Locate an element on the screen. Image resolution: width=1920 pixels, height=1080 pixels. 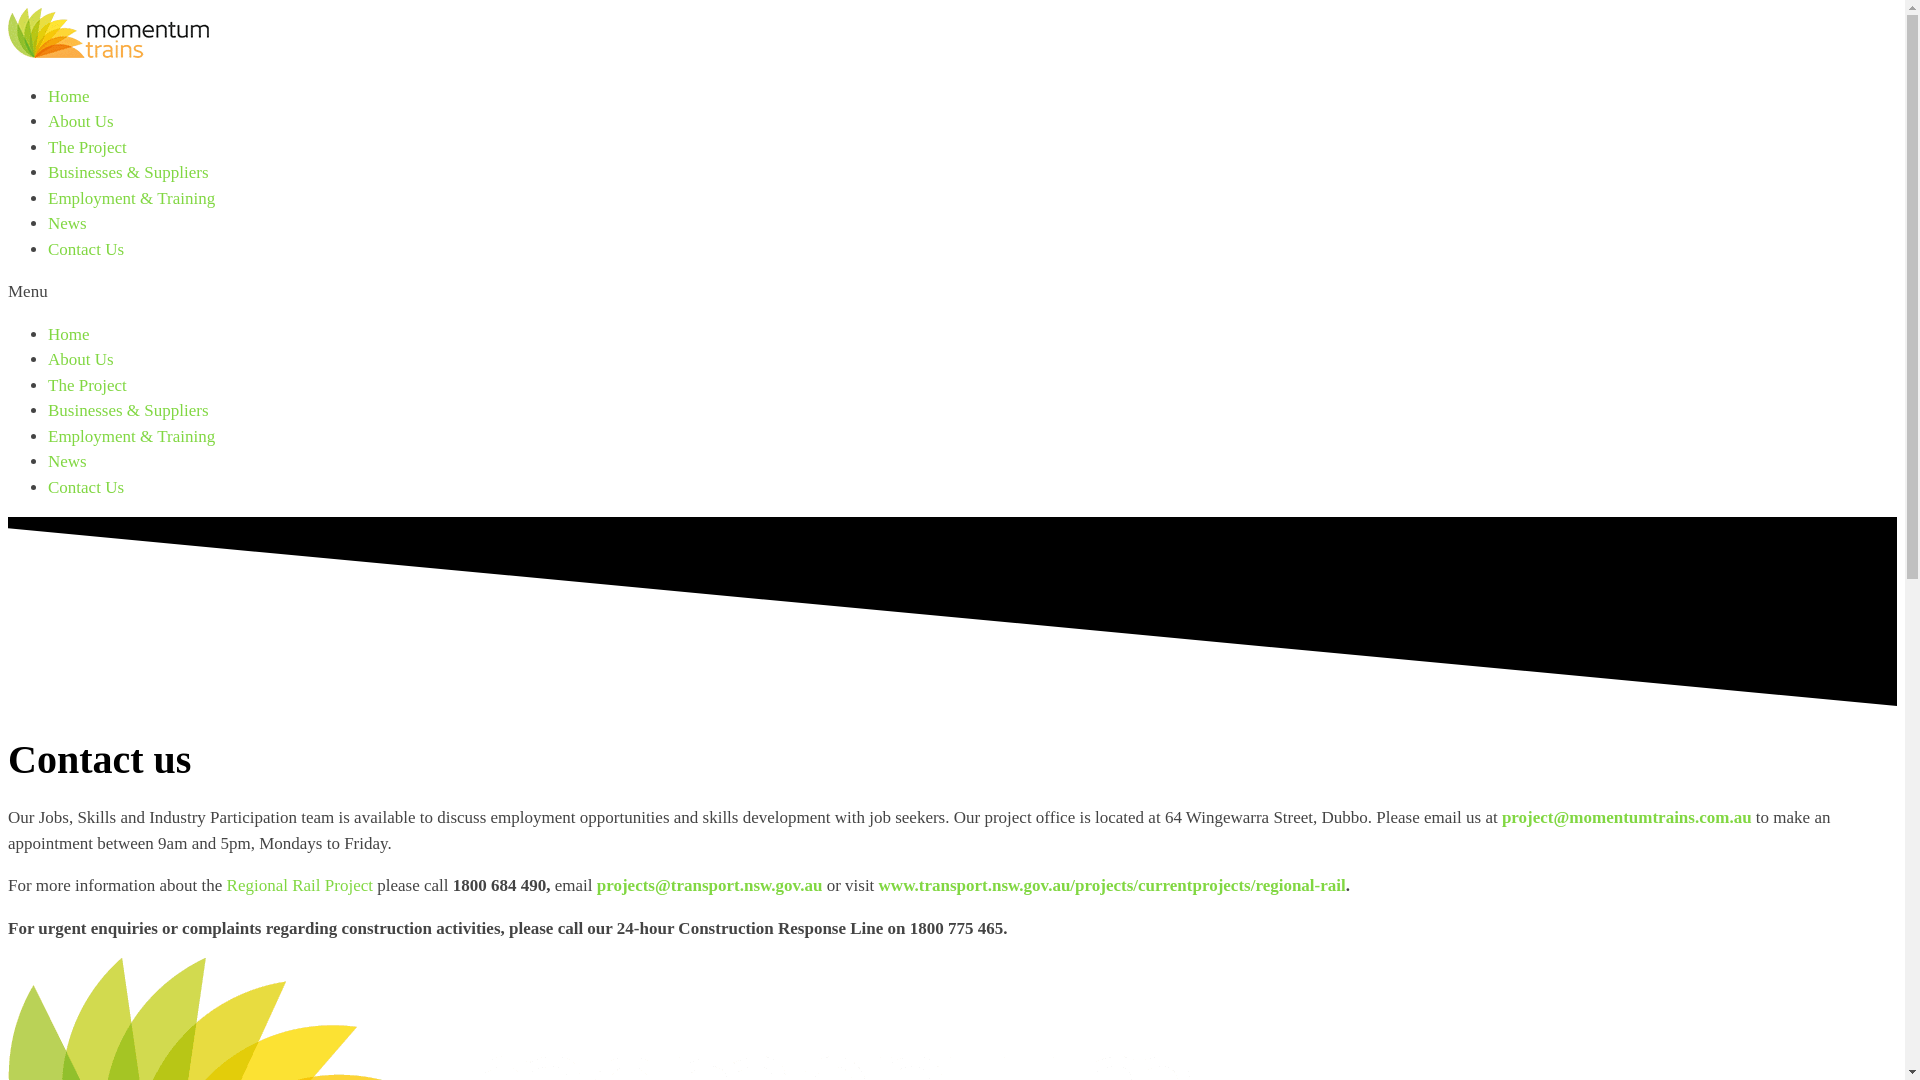
'Businesses & Suppliers' is located at coordinates (127, 171).